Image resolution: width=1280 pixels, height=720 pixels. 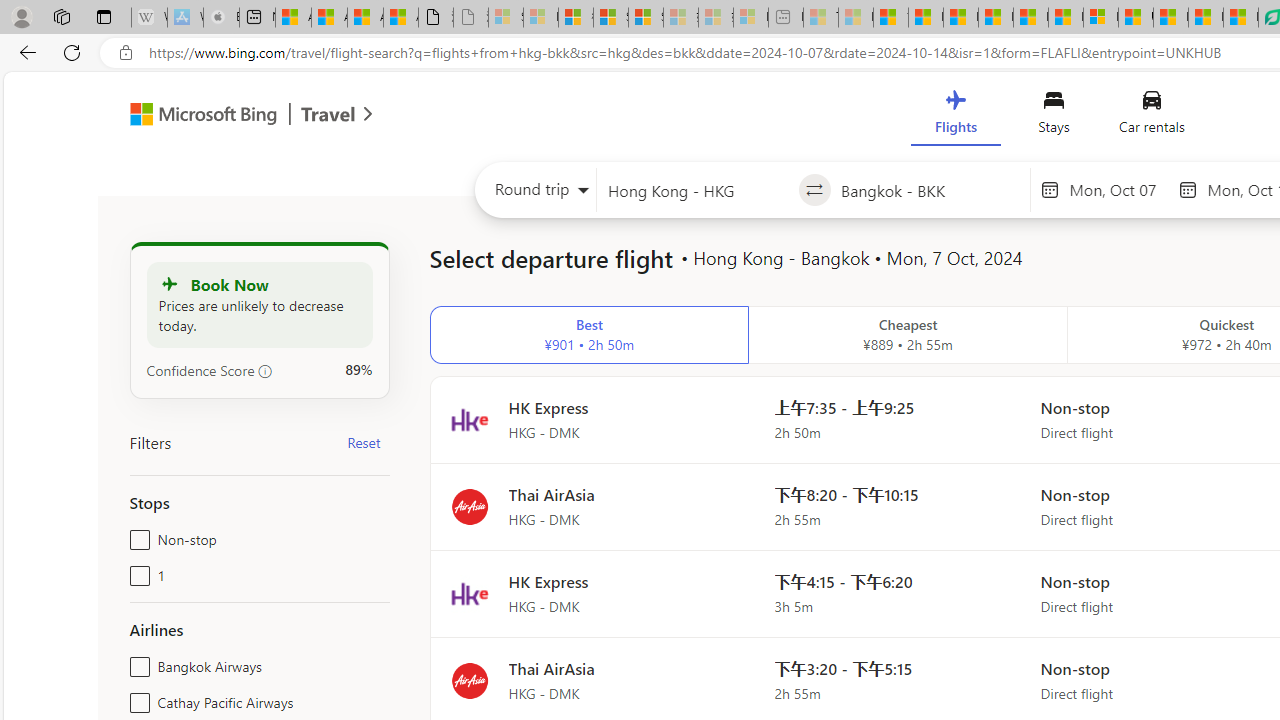 I want to click on 'Microsoft Services Agreement - Sleeping', so click(x=540, y=17).